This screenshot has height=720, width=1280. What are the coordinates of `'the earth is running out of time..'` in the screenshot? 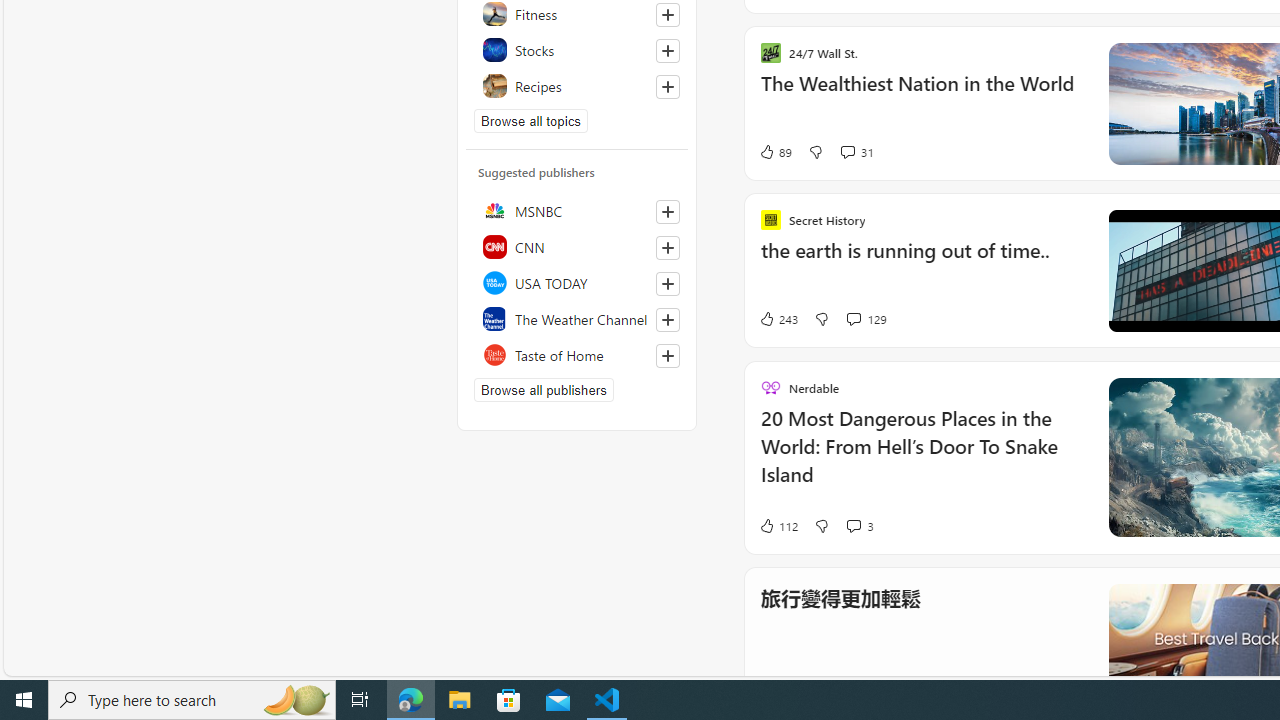 It's located at (921, 260).